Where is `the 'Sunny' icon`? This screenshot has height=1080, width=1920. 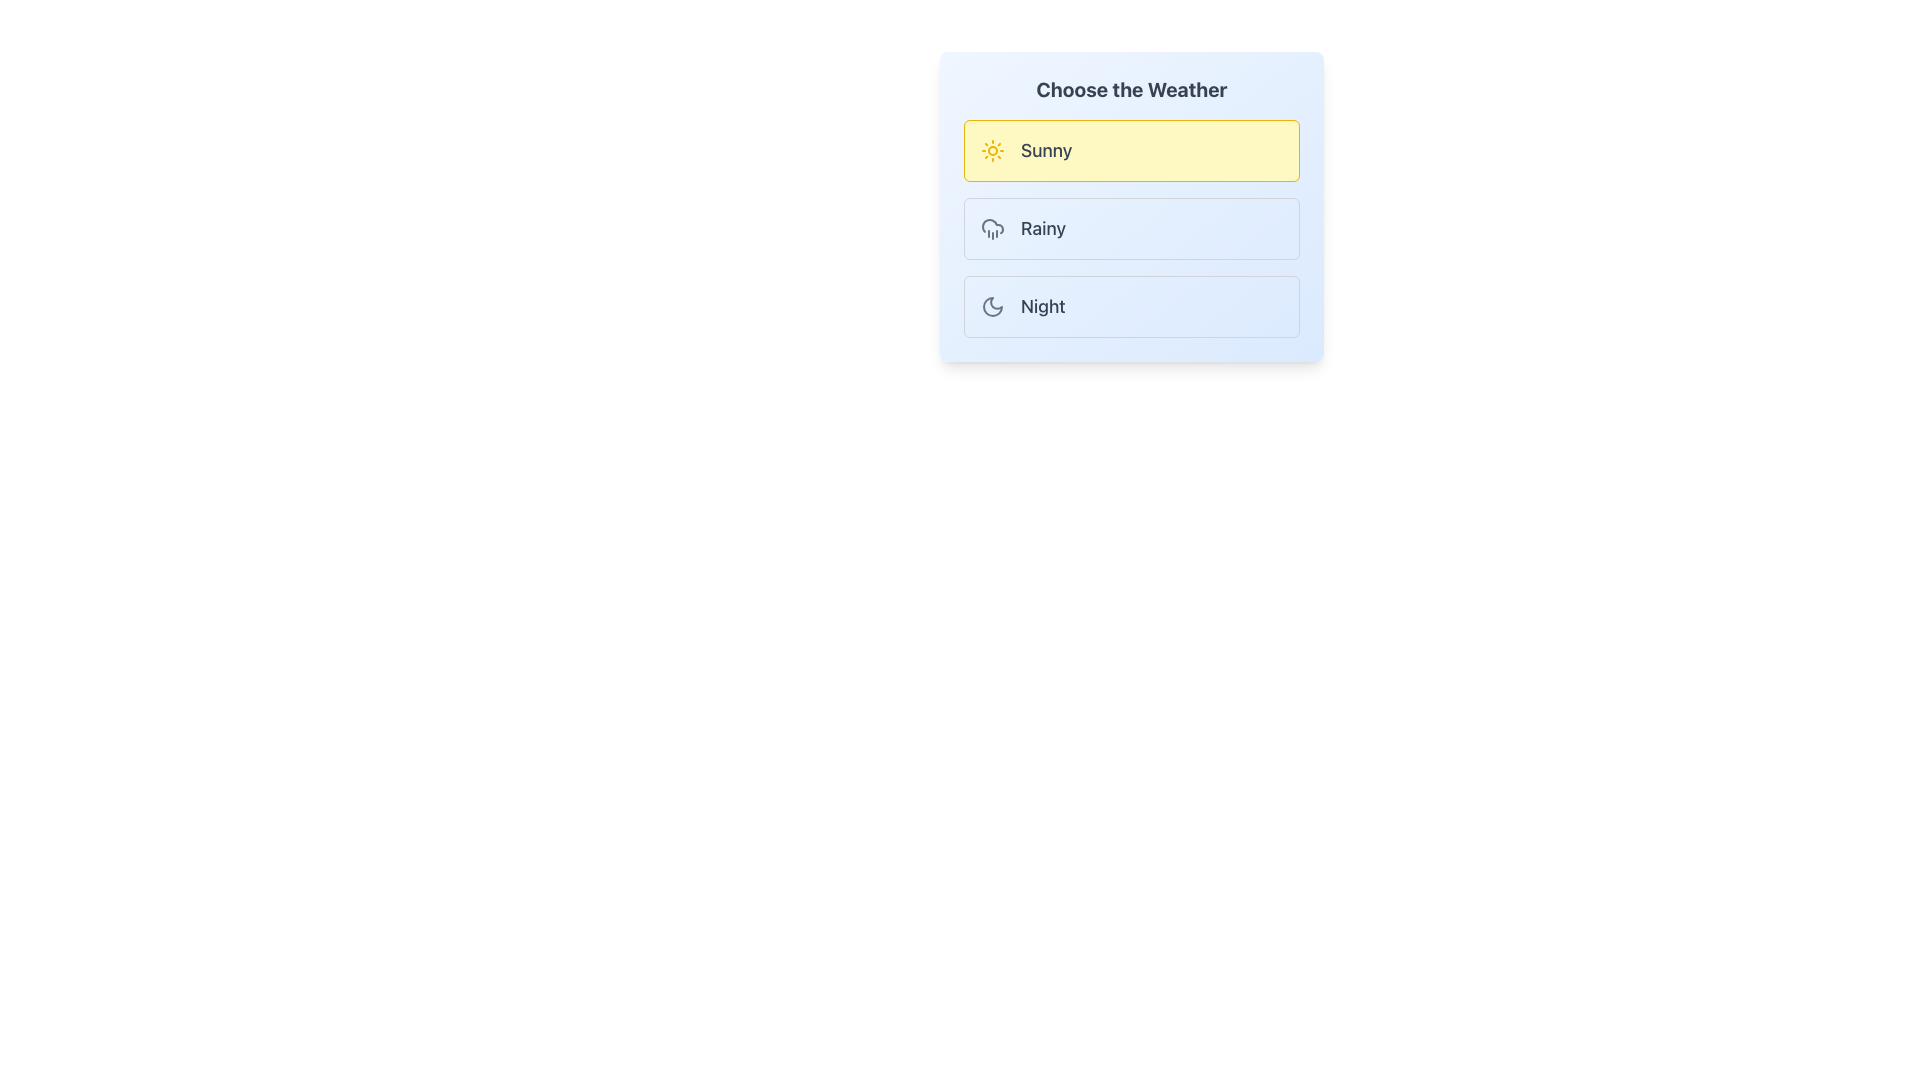
the 'Sunny' icon is located at coordinates (993, 149).